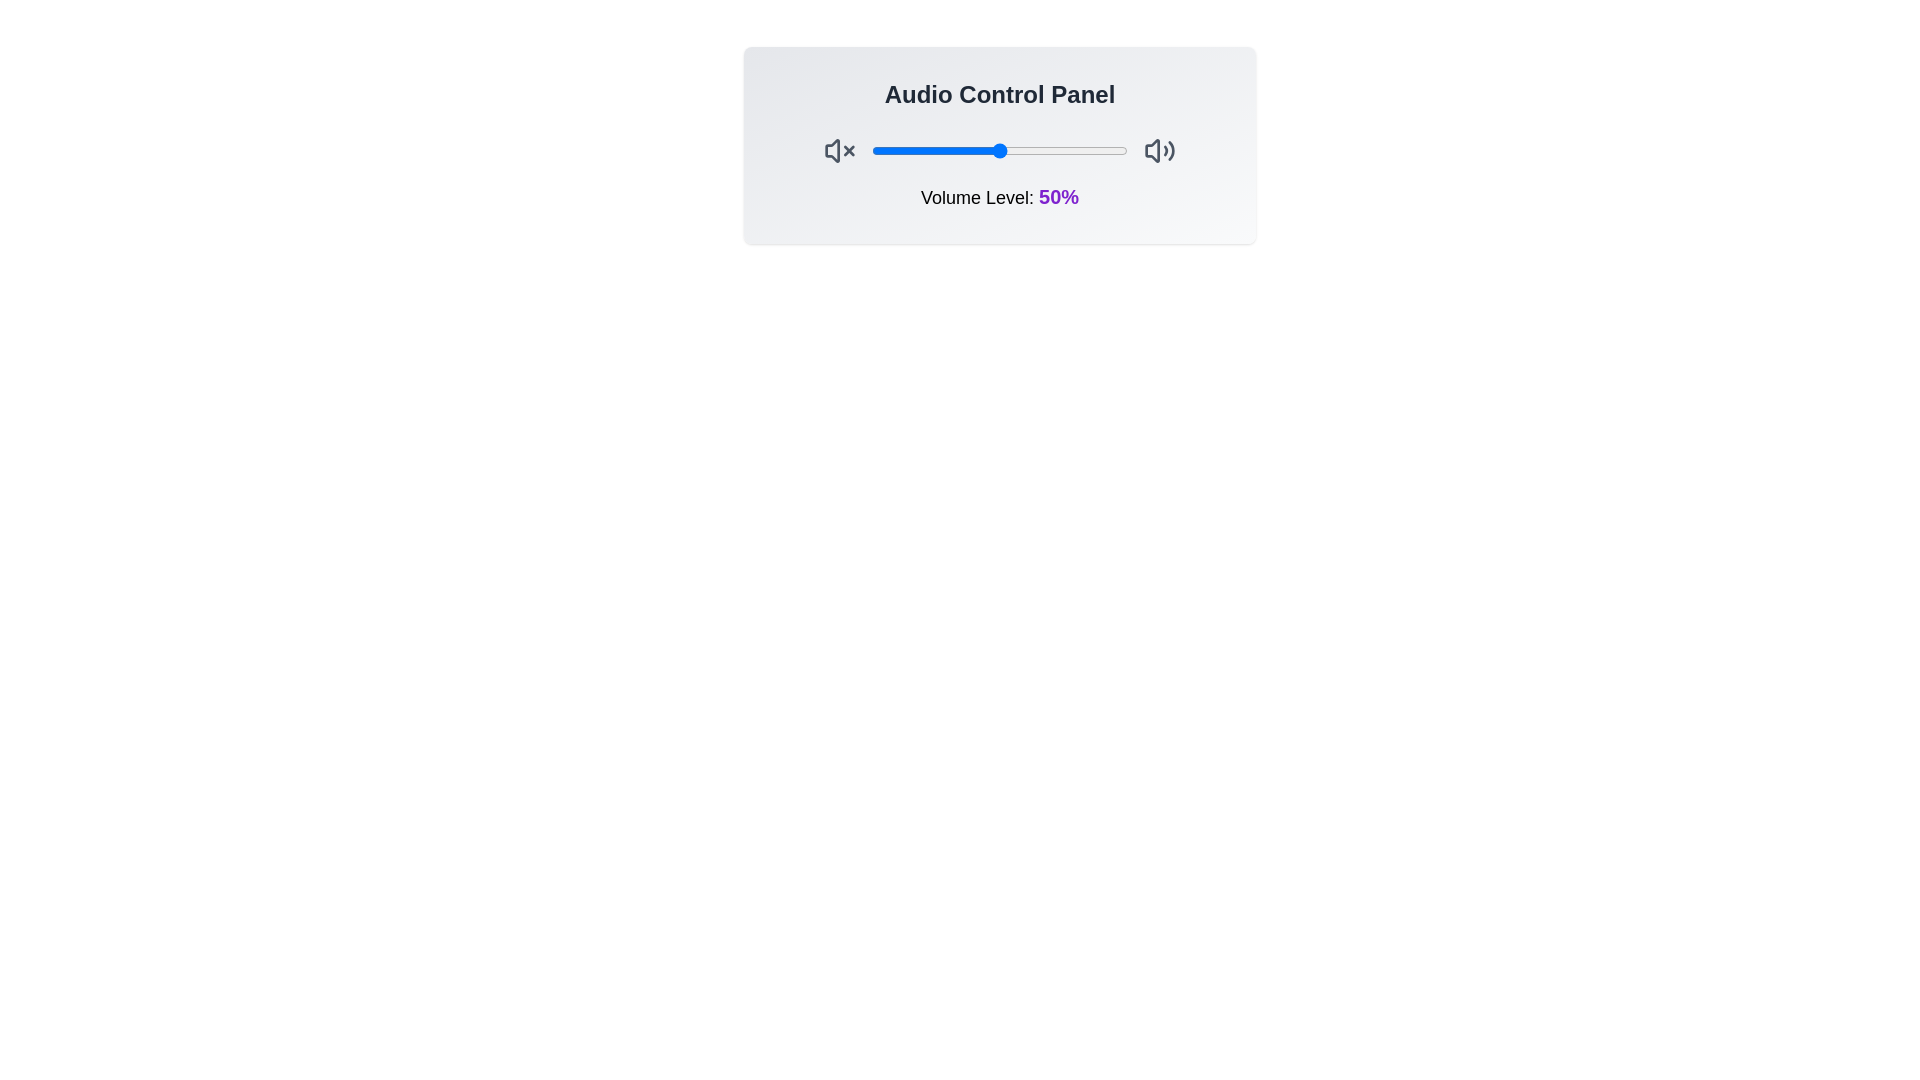  What do you see at coordinates (999, 197) in the screenshot?
I see `the text display showing 'Volume Level: 50%' which is styled with 'Volume Level:' in medium font and '50%' in bold purple text, located in the 'Audio Control Panel' beneath the main slider bar` at bounding box center [999, 197].